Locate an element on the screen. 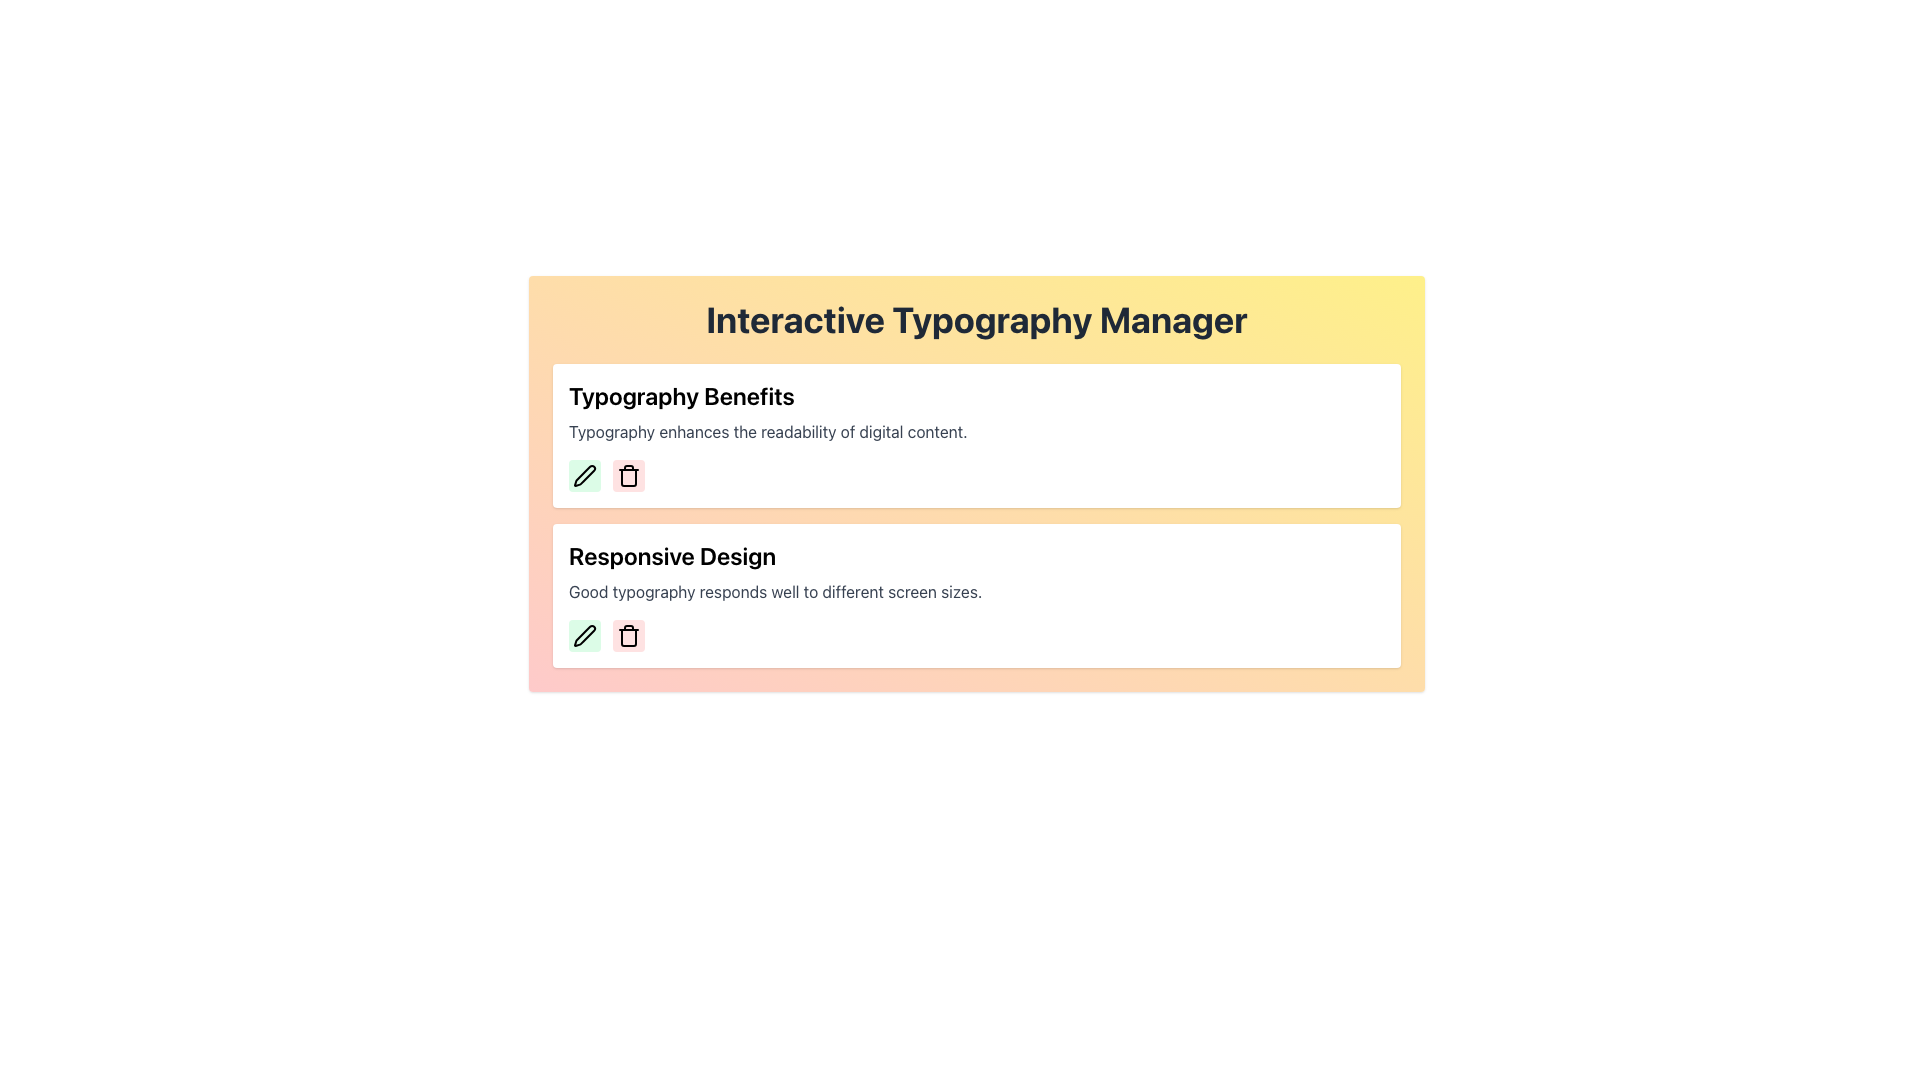 This screenshot has height=1080, width=1920. the pen icon located adjacent to the 'Responsive Design' text is located at coordinates (584, 475).